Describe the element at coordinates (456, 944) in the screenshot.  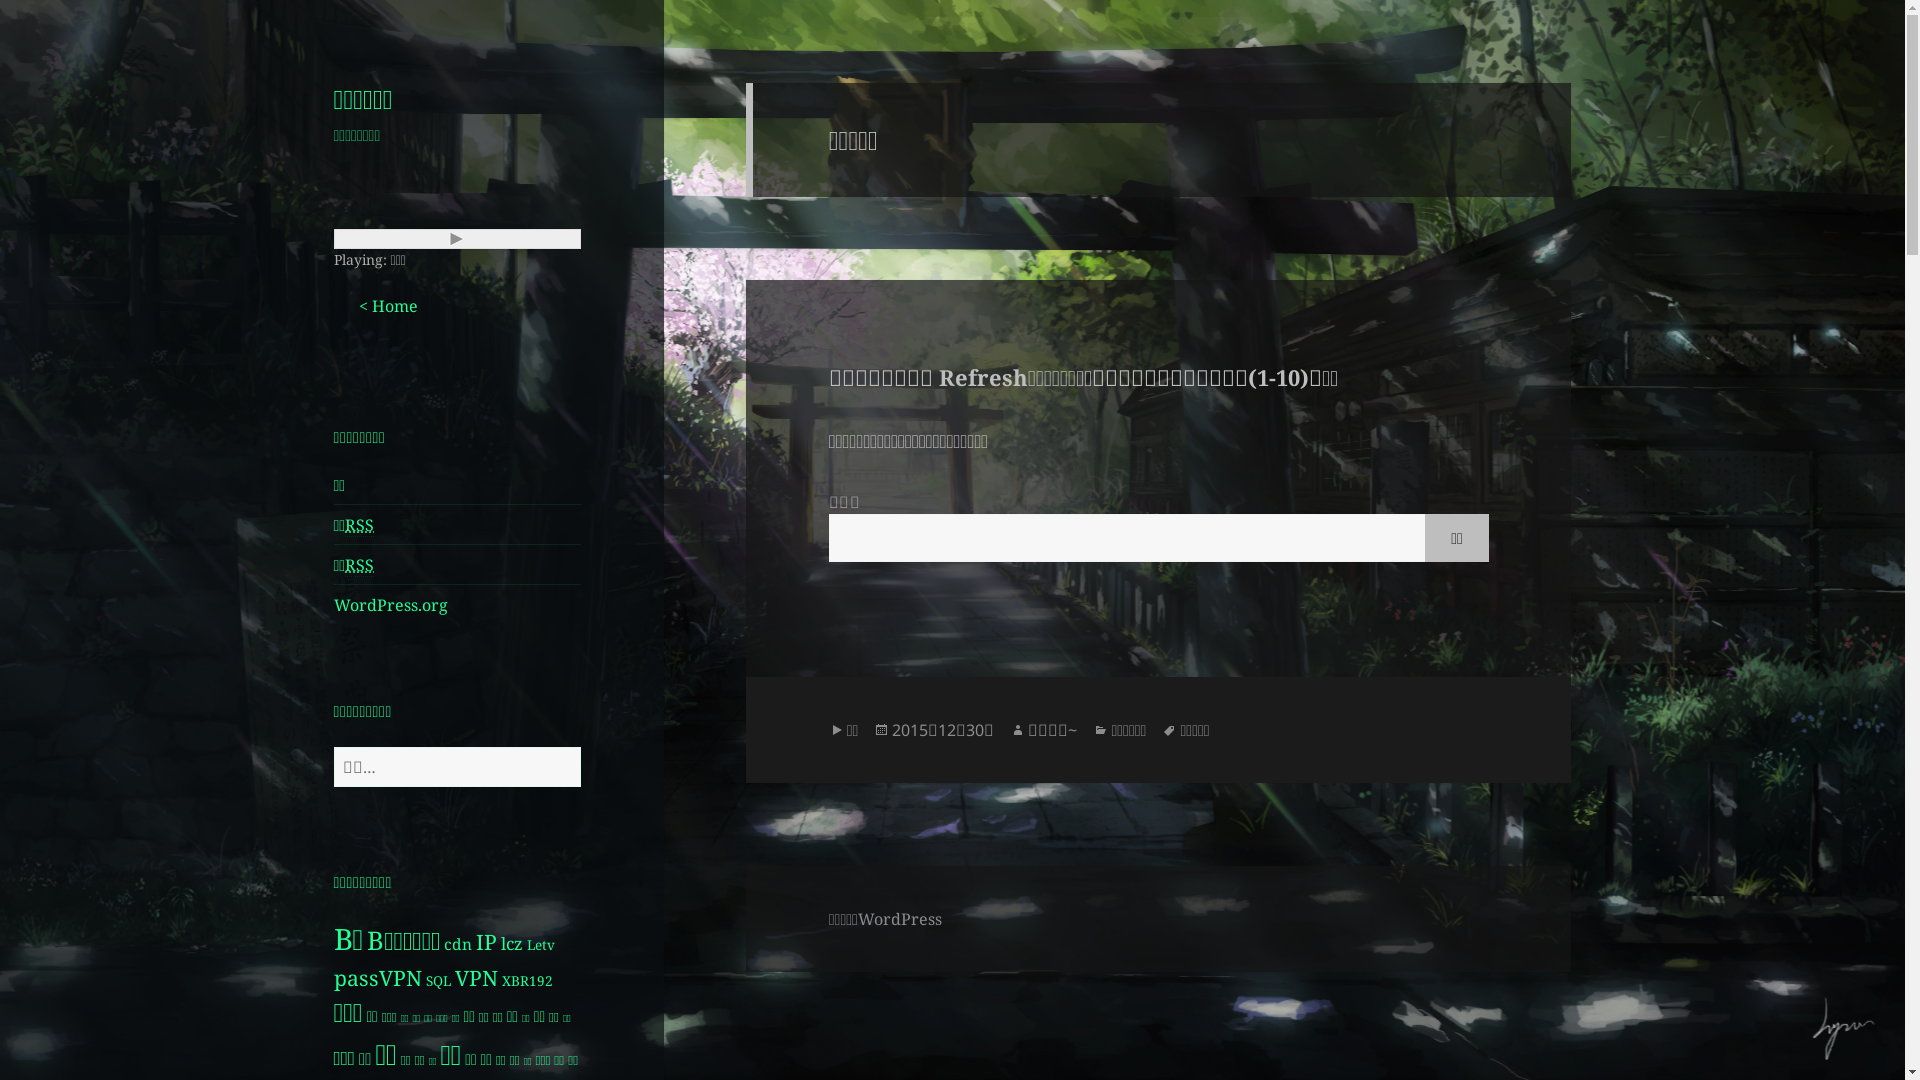
I see `'cdn'` at that location.